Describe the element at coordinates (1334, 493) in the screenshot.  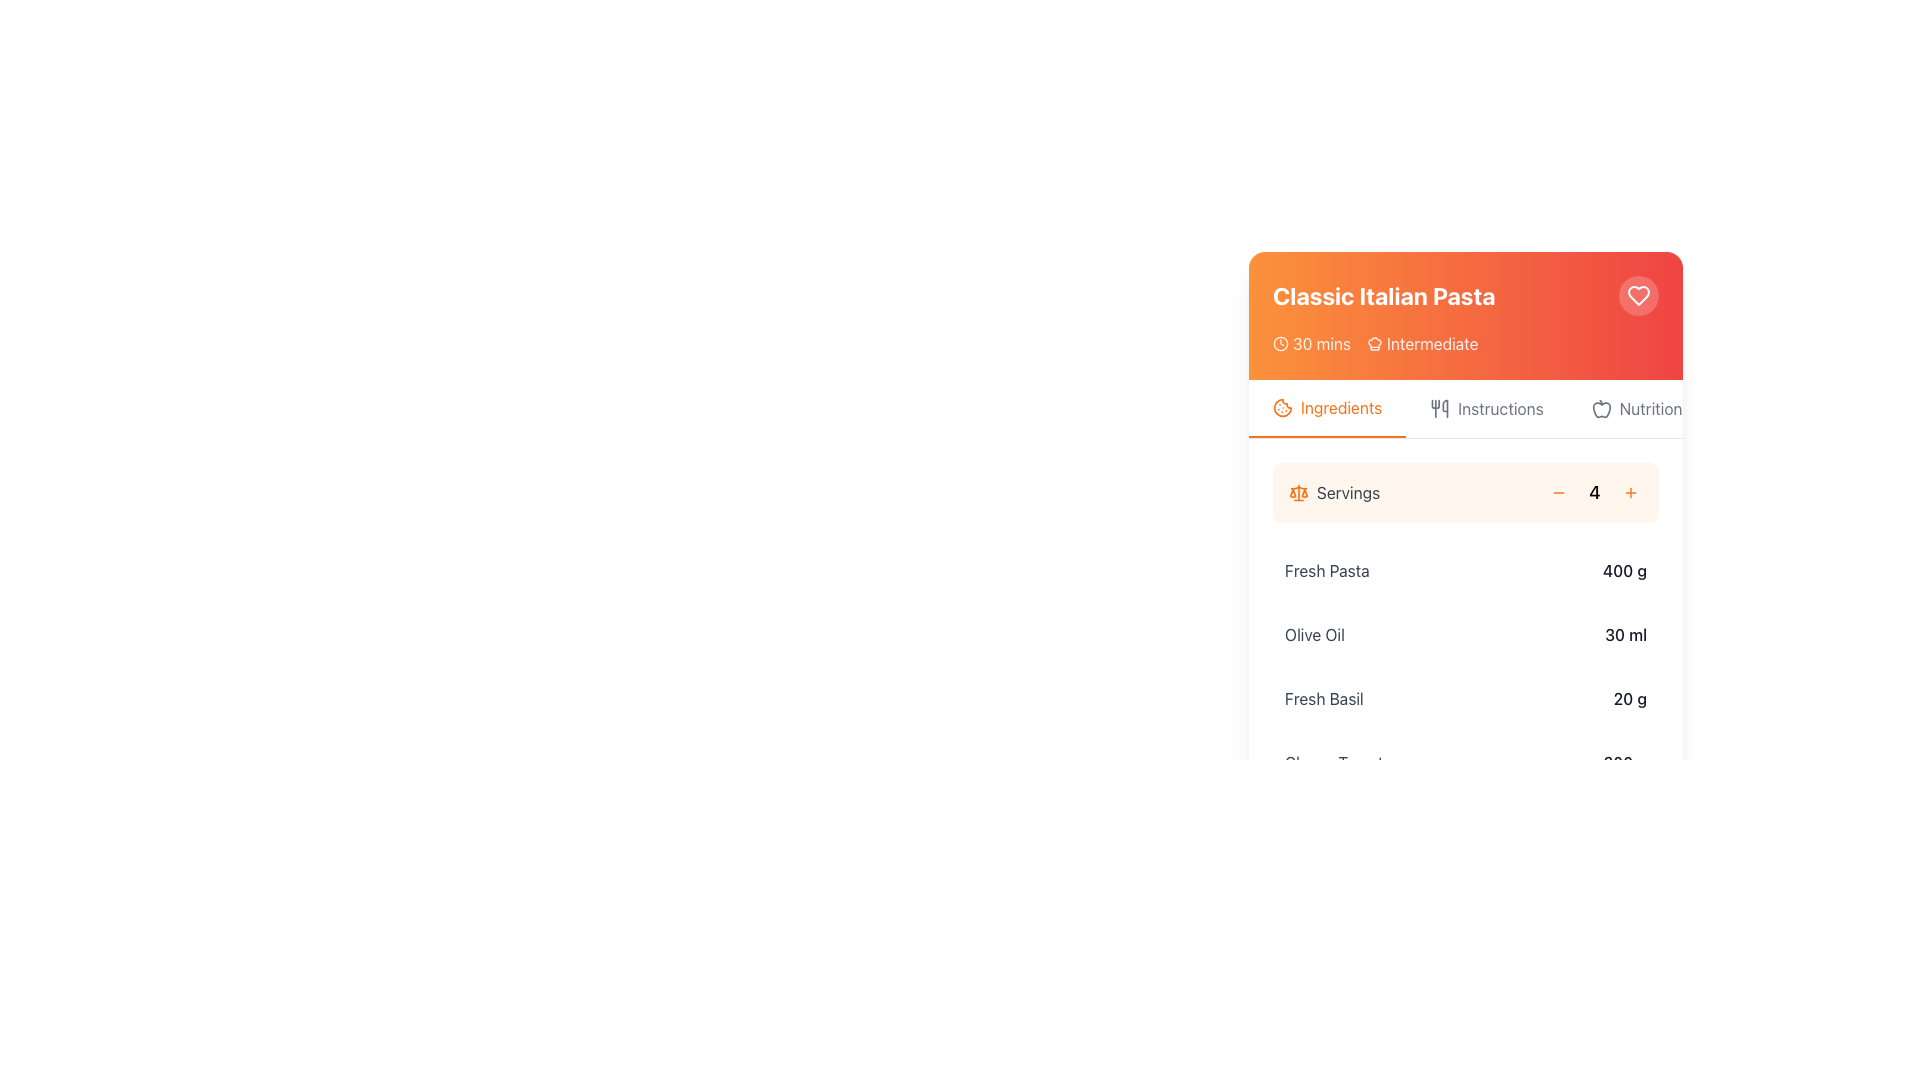
I see `the servings-related label with an icon` at that location.